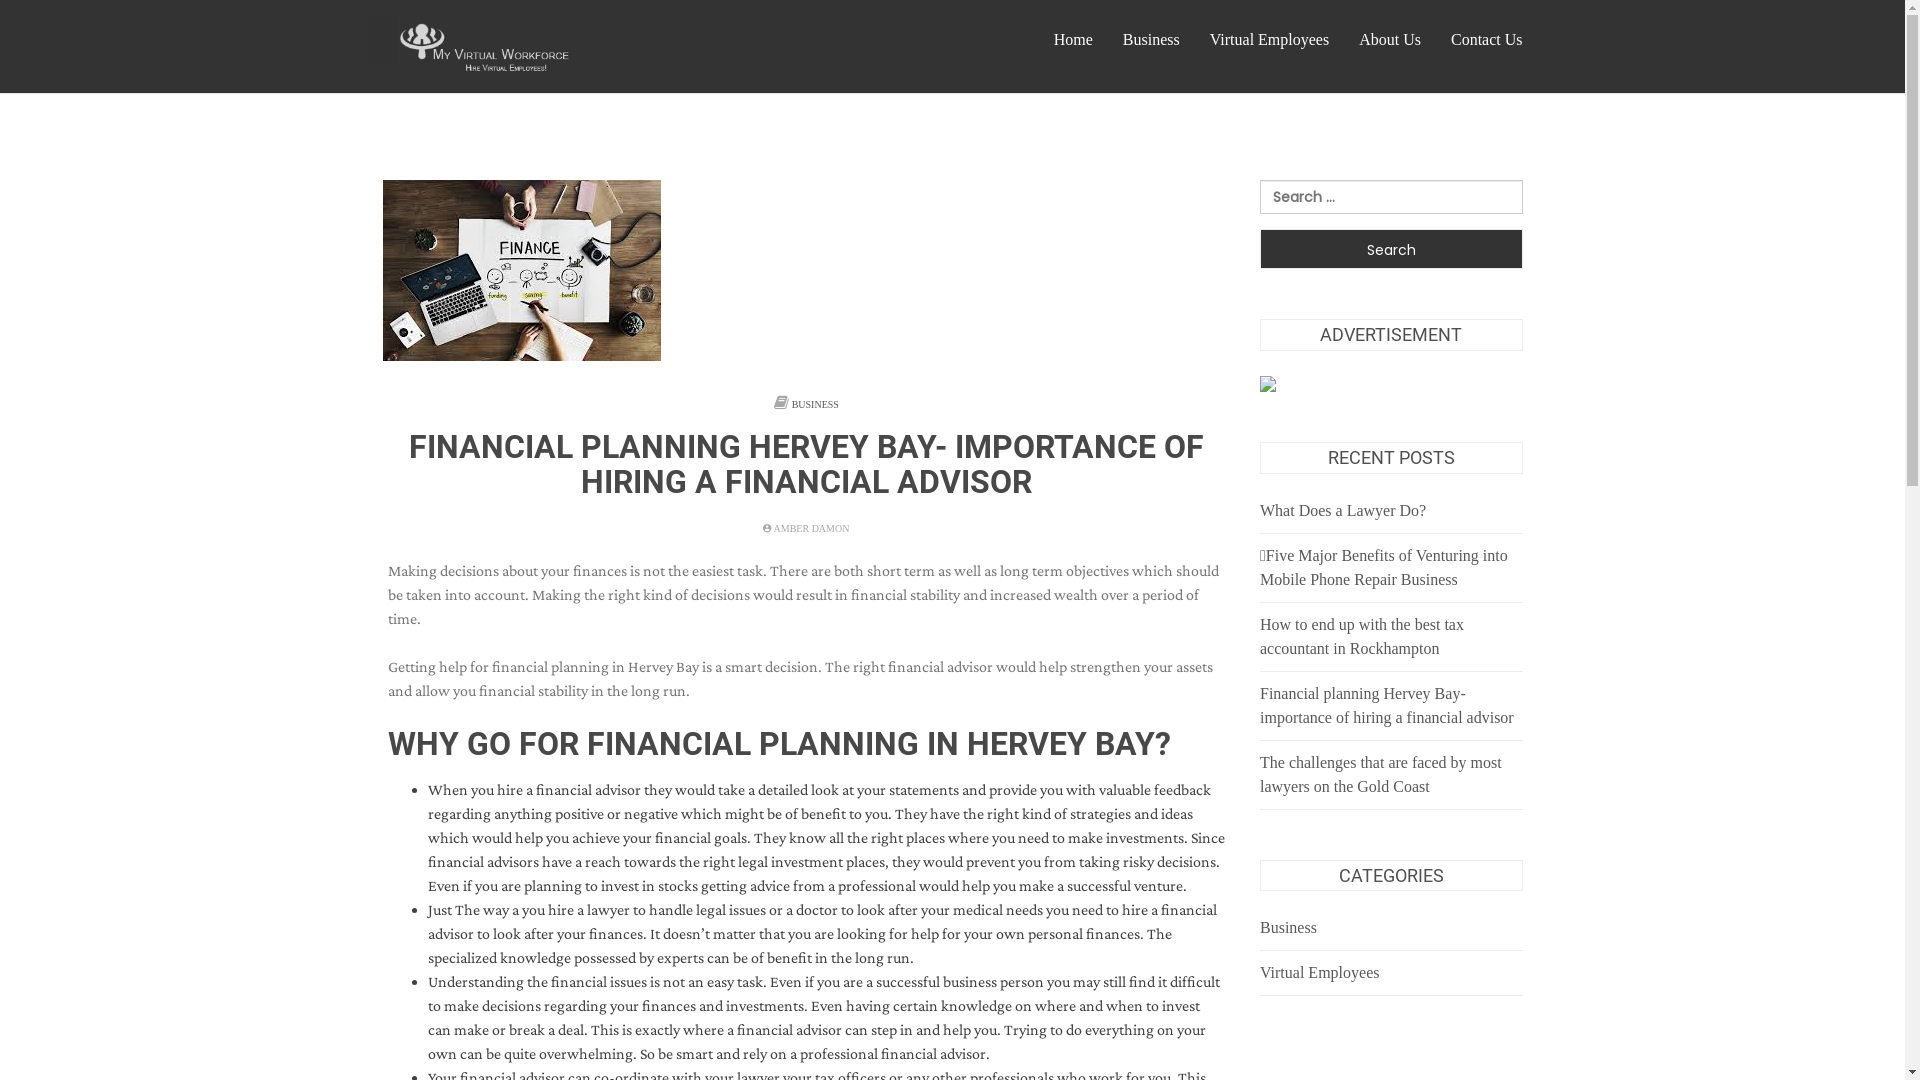 The height and width of the screenshot is (1080, 1920). Describe the element at coordinates (1195, 39) in the screenshot. I see `'Virtual Employees'` at that location.